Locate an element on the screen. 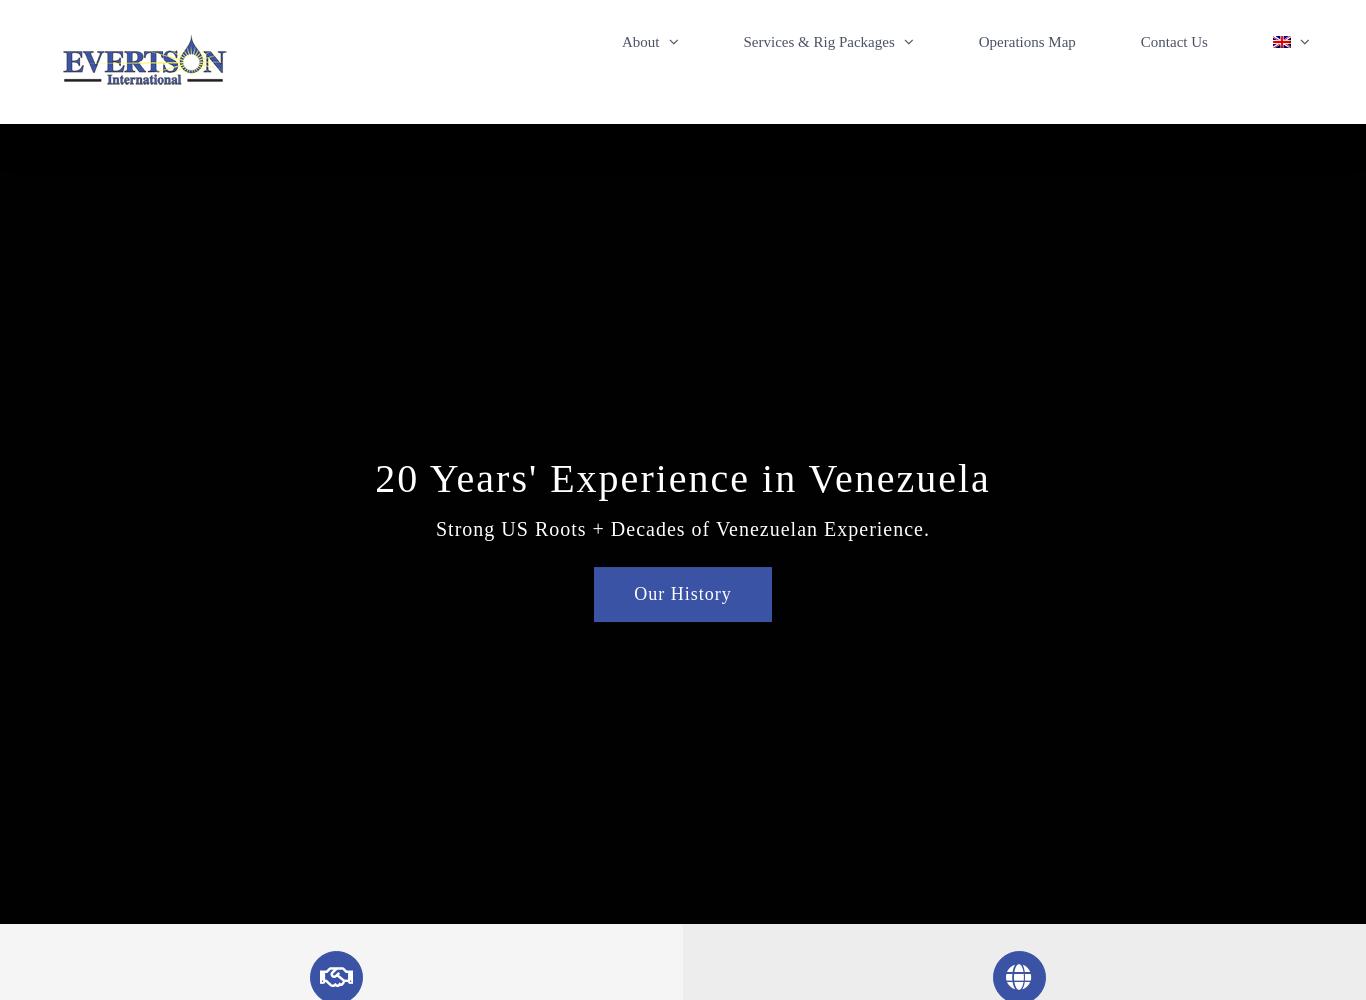  '20 Years' Experience in Venezuela' is located at coordinates (681, 463).